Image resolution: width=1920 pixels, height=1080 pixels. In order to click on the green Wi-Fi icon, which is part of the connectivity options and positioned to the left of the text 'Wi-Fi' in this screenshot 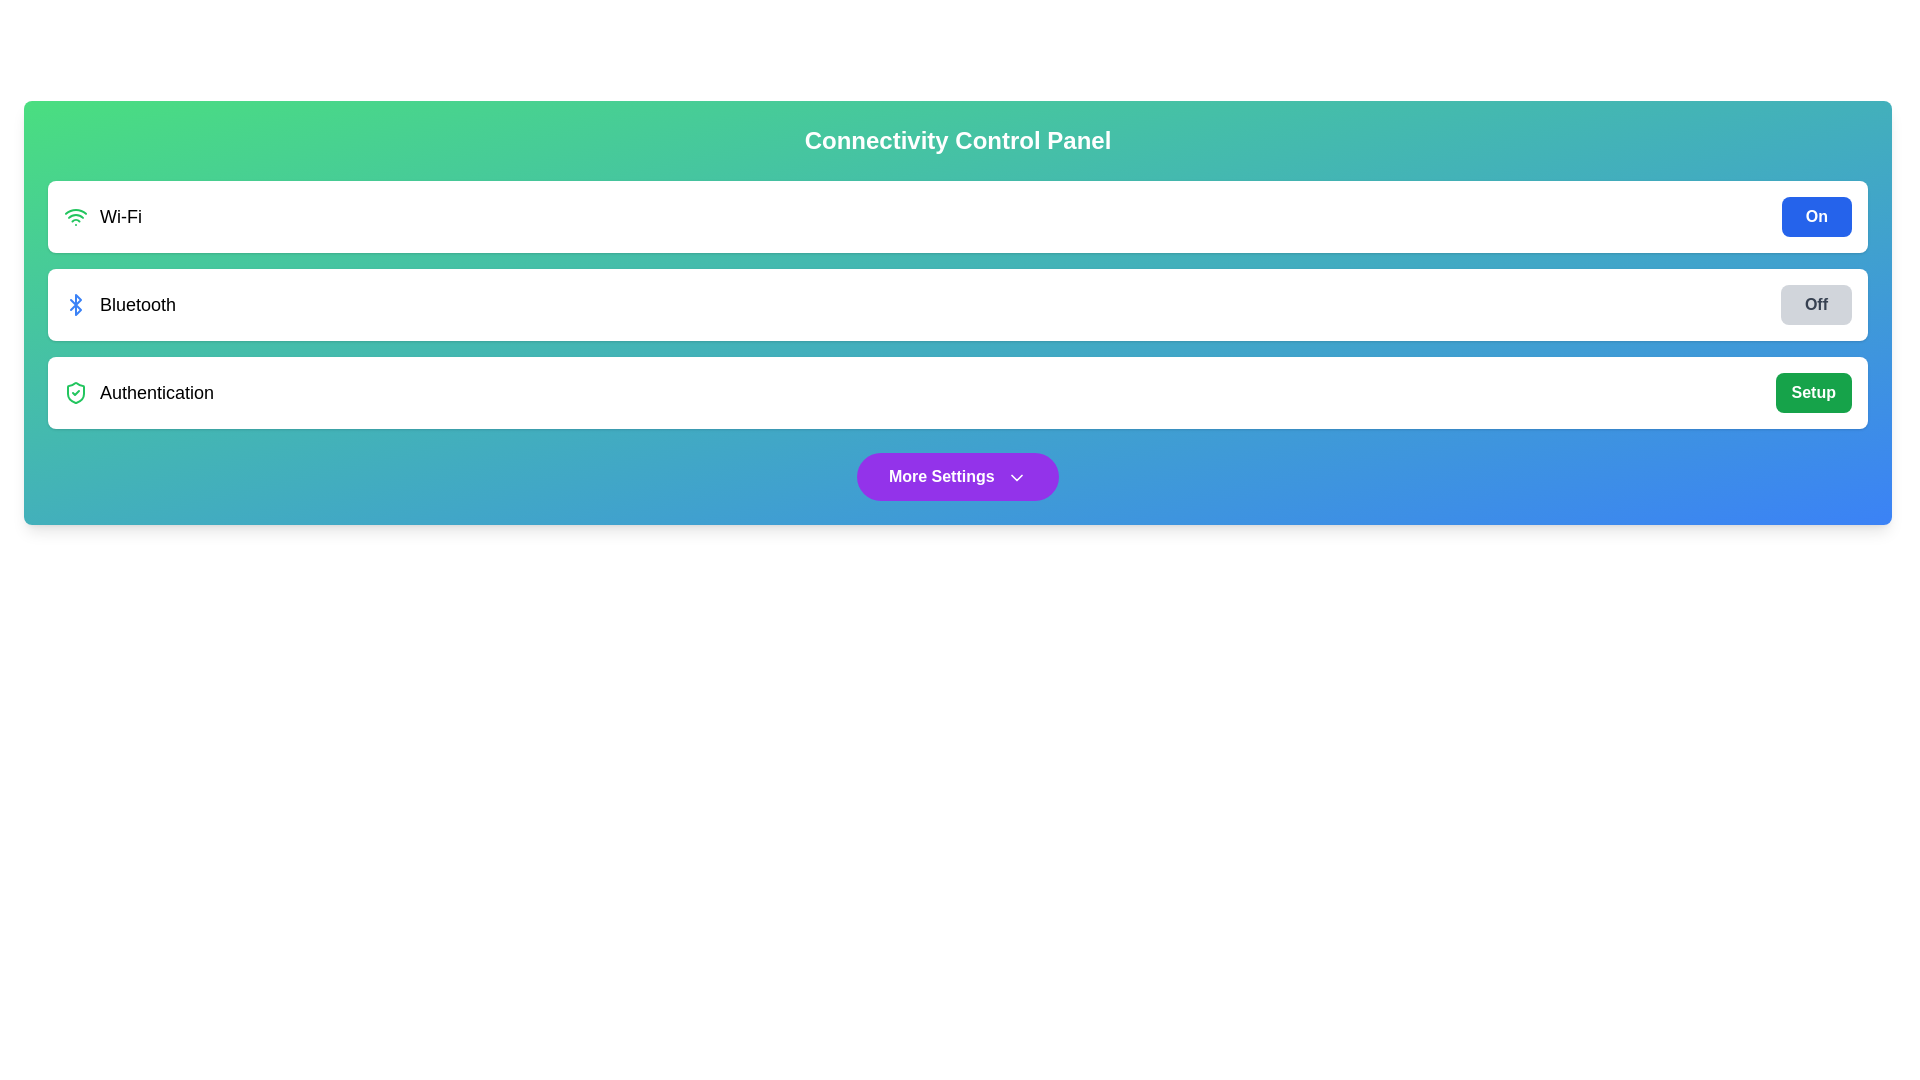, I will do `click(76, 216)`.